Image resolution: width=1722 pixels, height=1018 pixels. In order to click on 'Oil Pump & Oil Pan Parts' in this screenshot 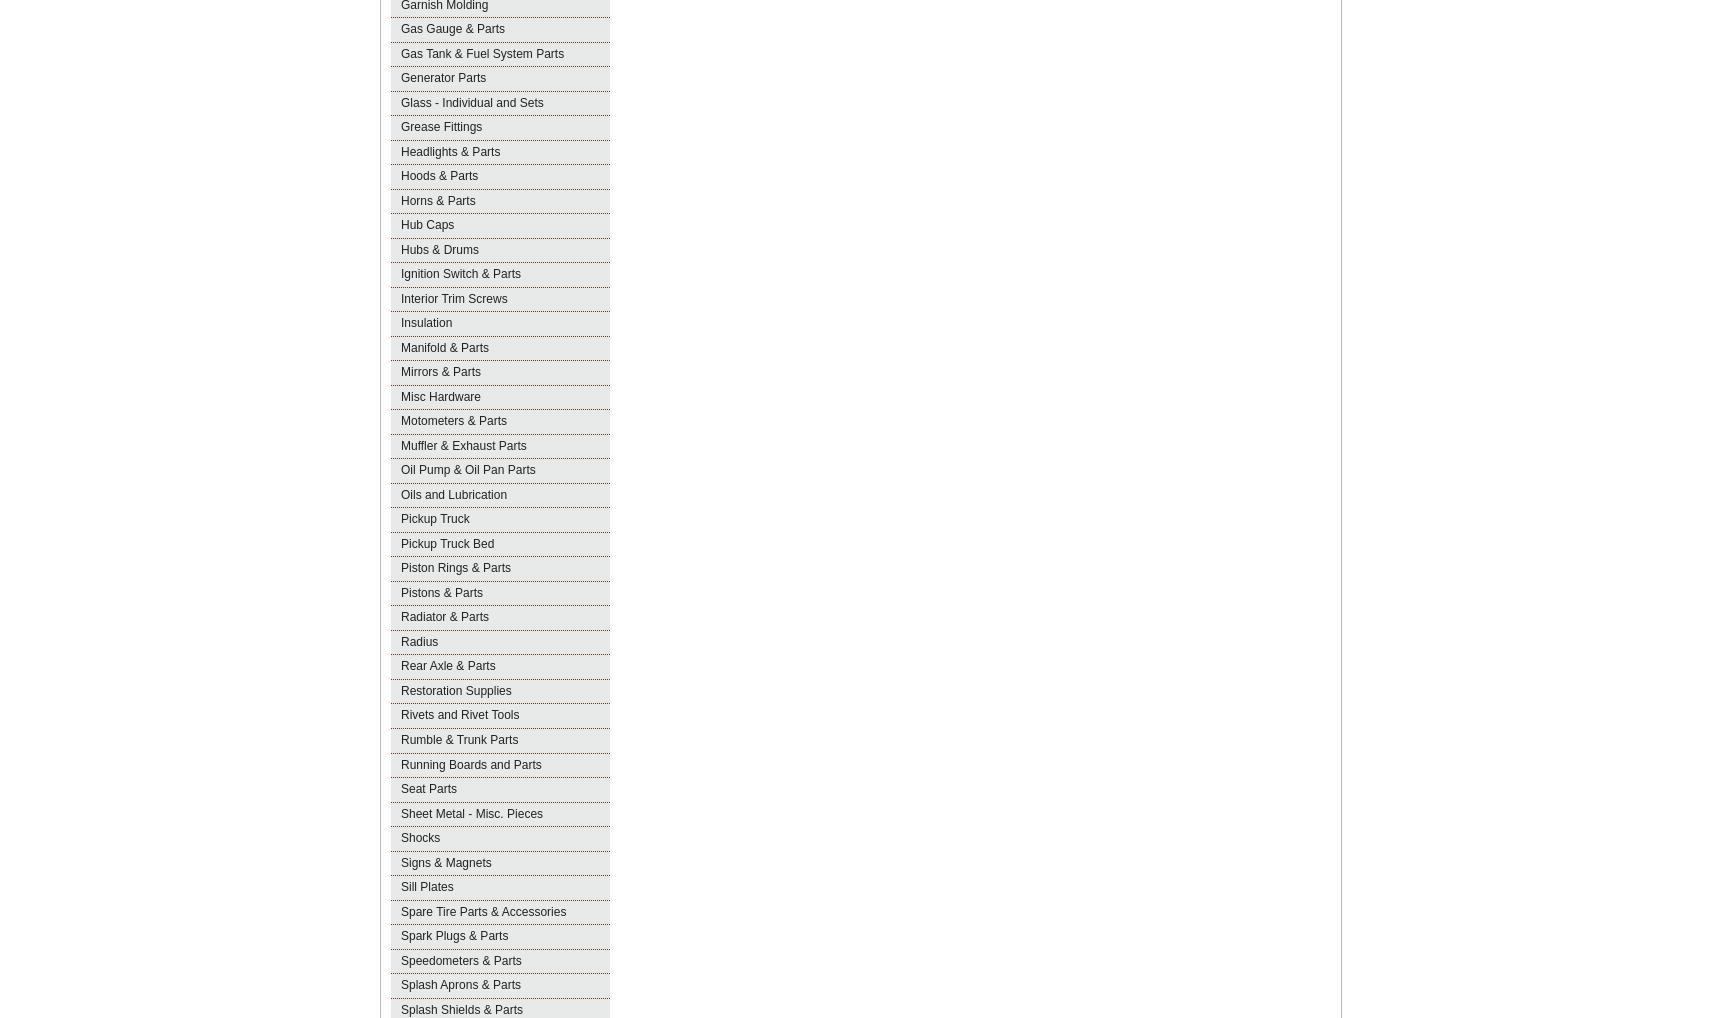, I will do `click(467, 470)`.